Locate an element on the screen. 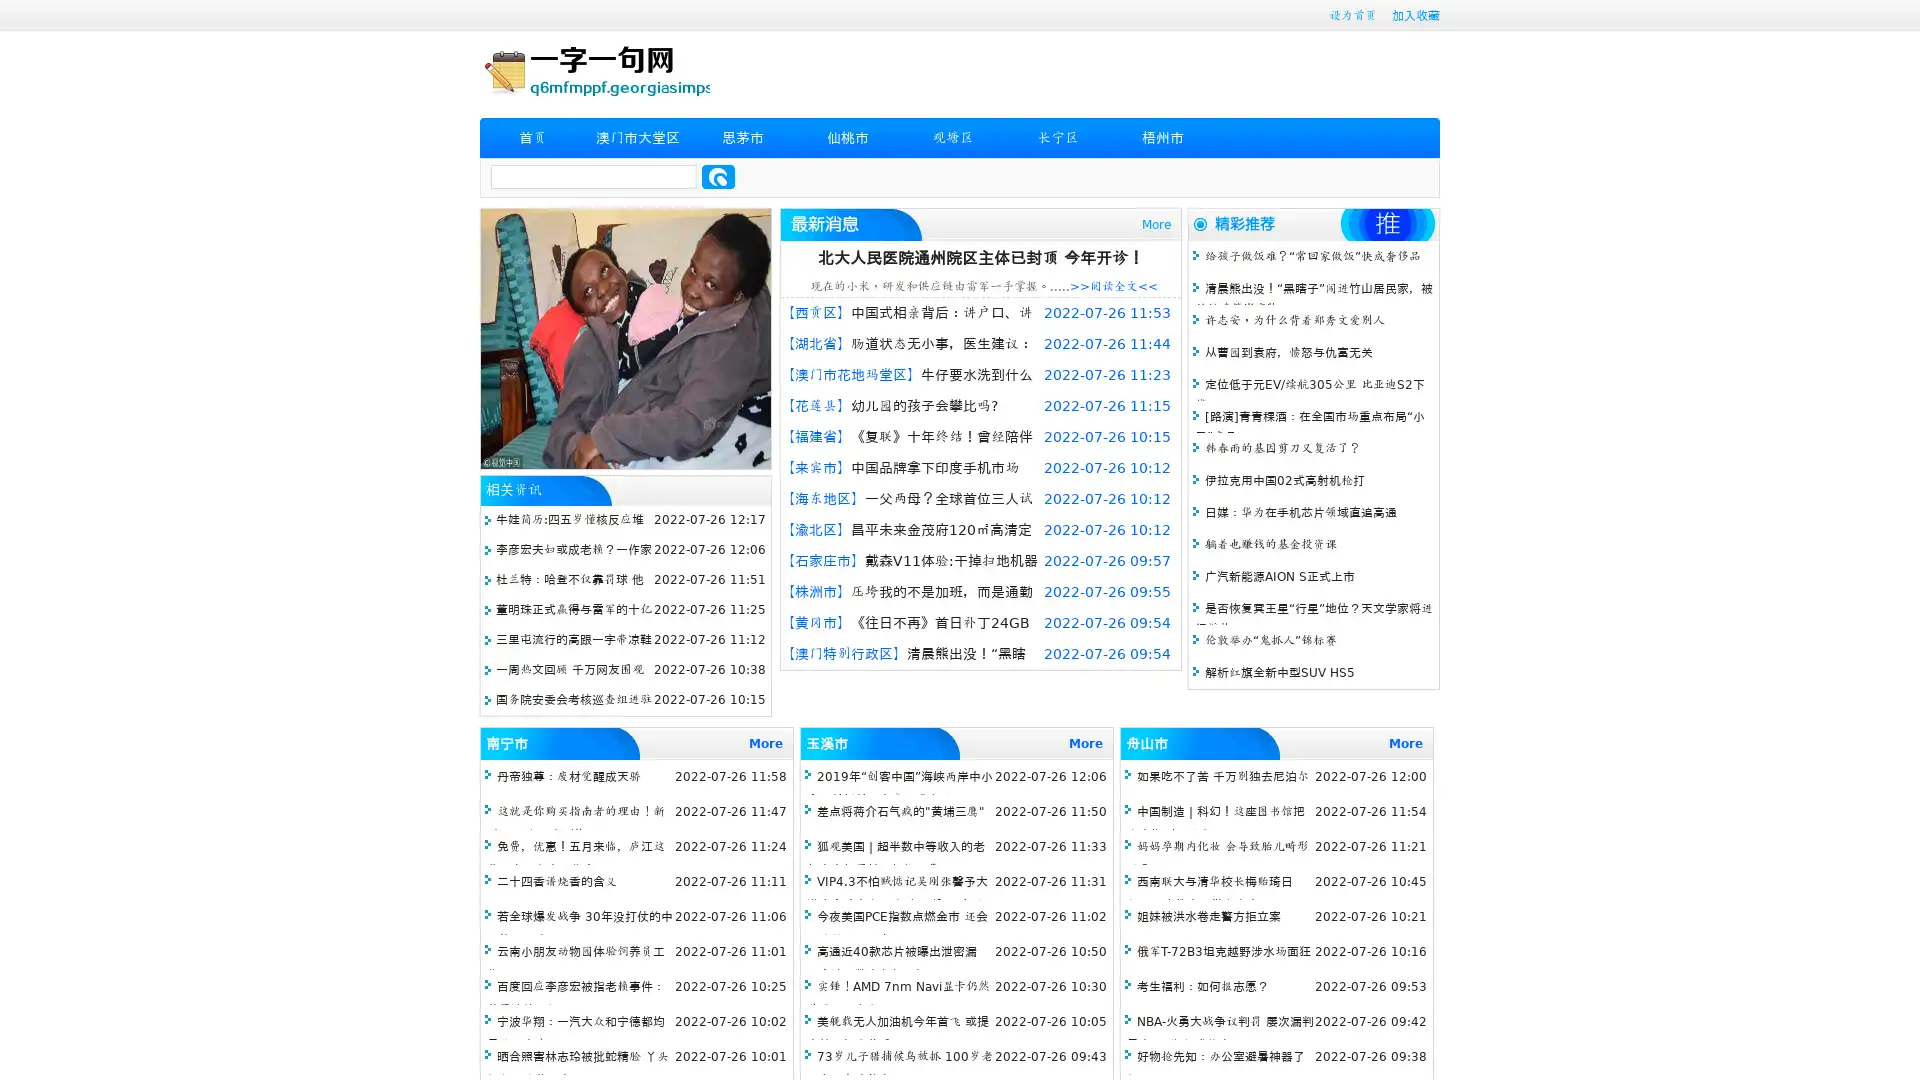  Search is located at coordinates (718, 176).